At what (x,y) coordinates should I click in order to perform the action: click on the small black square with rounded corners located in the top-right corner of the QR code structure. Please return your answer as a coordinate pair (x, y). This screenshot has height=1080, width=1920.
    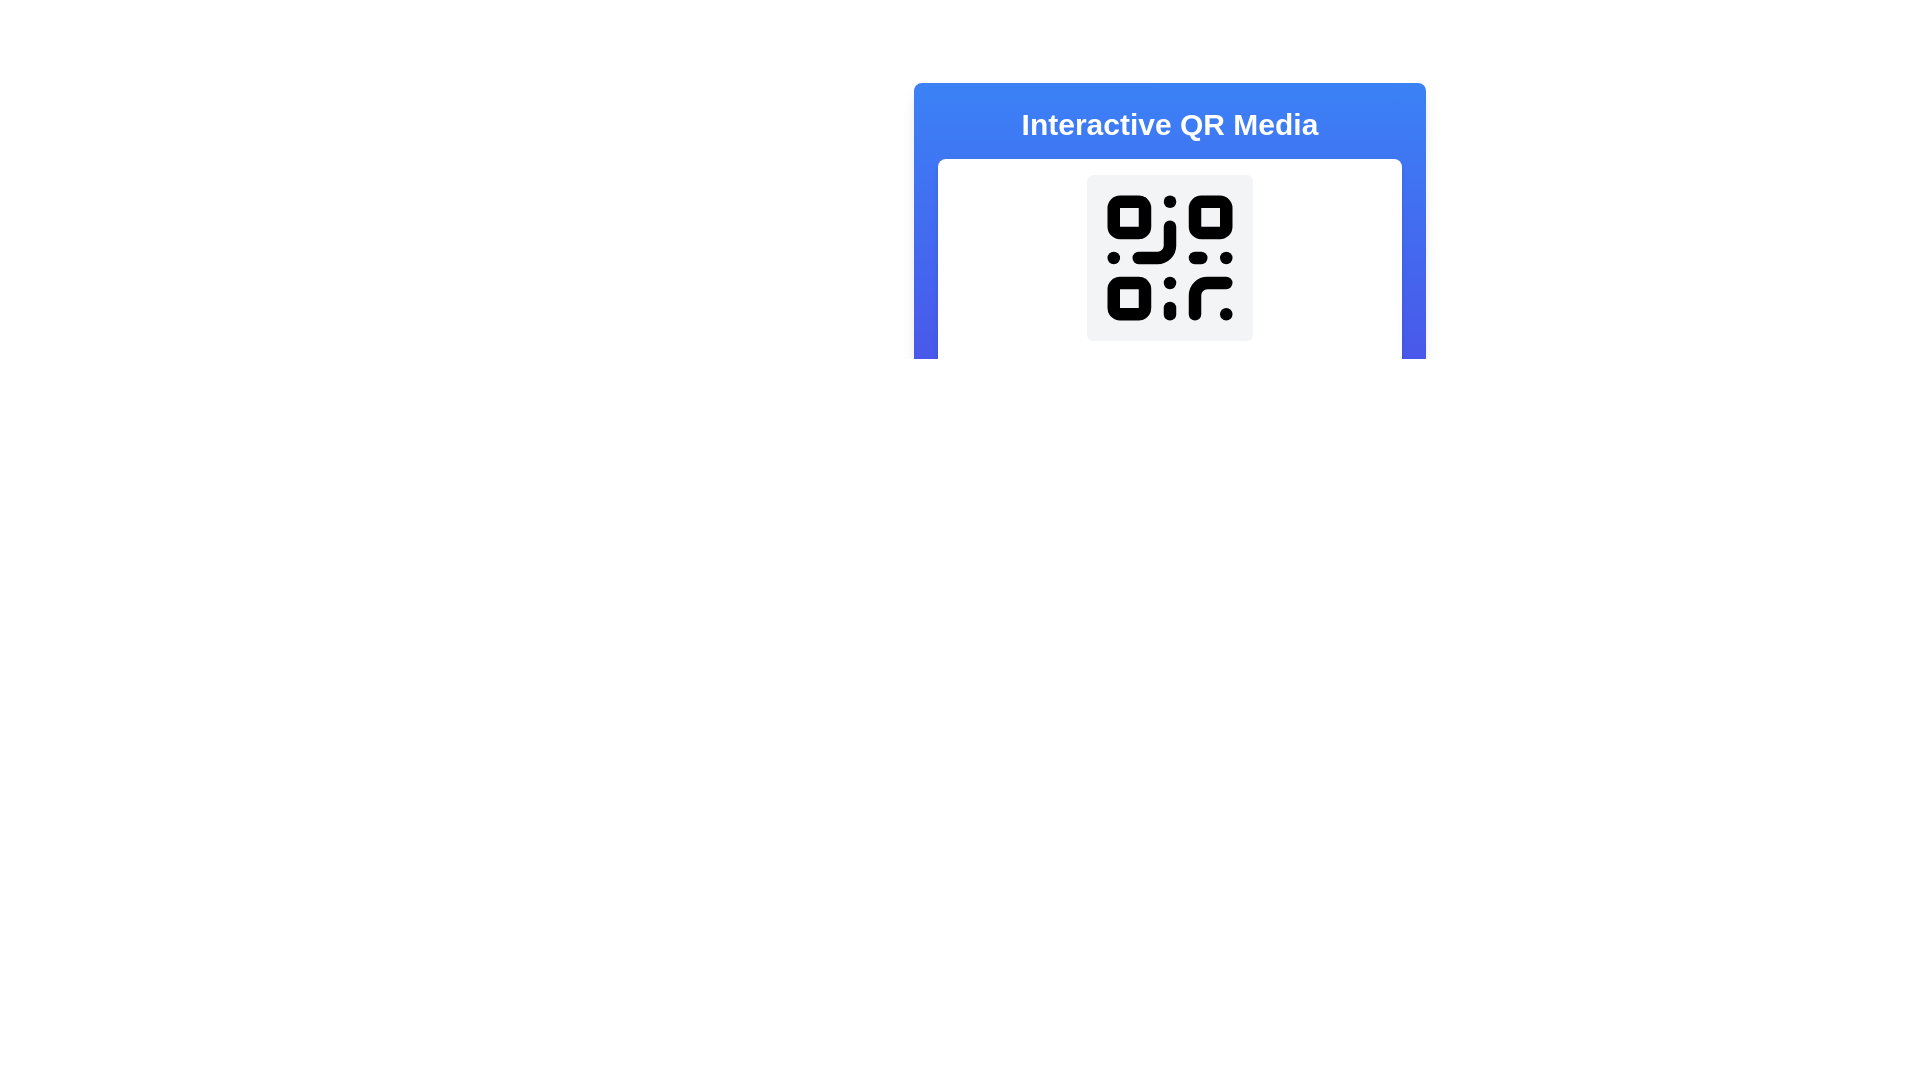
    Looking at the image, I should click on (1209, 217).